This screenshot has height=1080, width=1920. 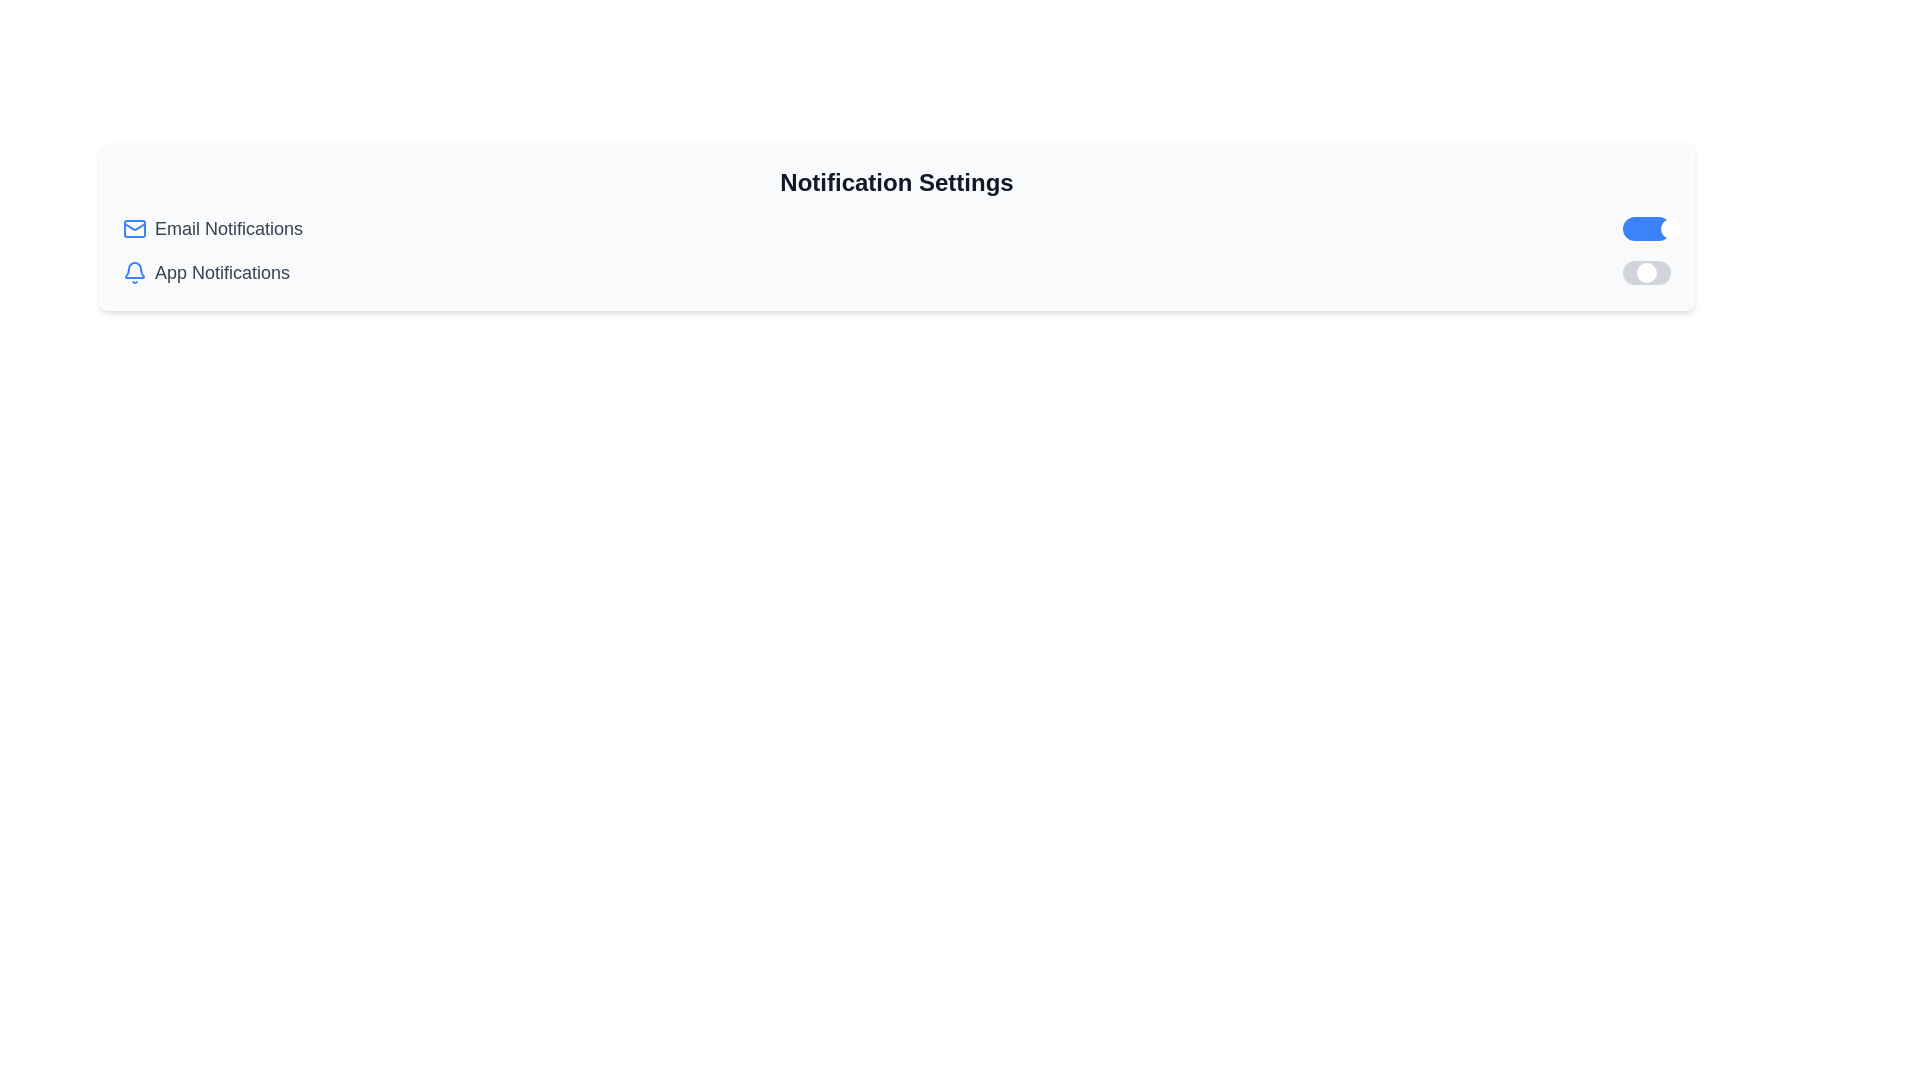 What do you see at coordinates (1646, 273) in the screenshot?
I see `the toggle switch for 'App Notifications' located on the far right of the row` at bounding box center [1646, 273].